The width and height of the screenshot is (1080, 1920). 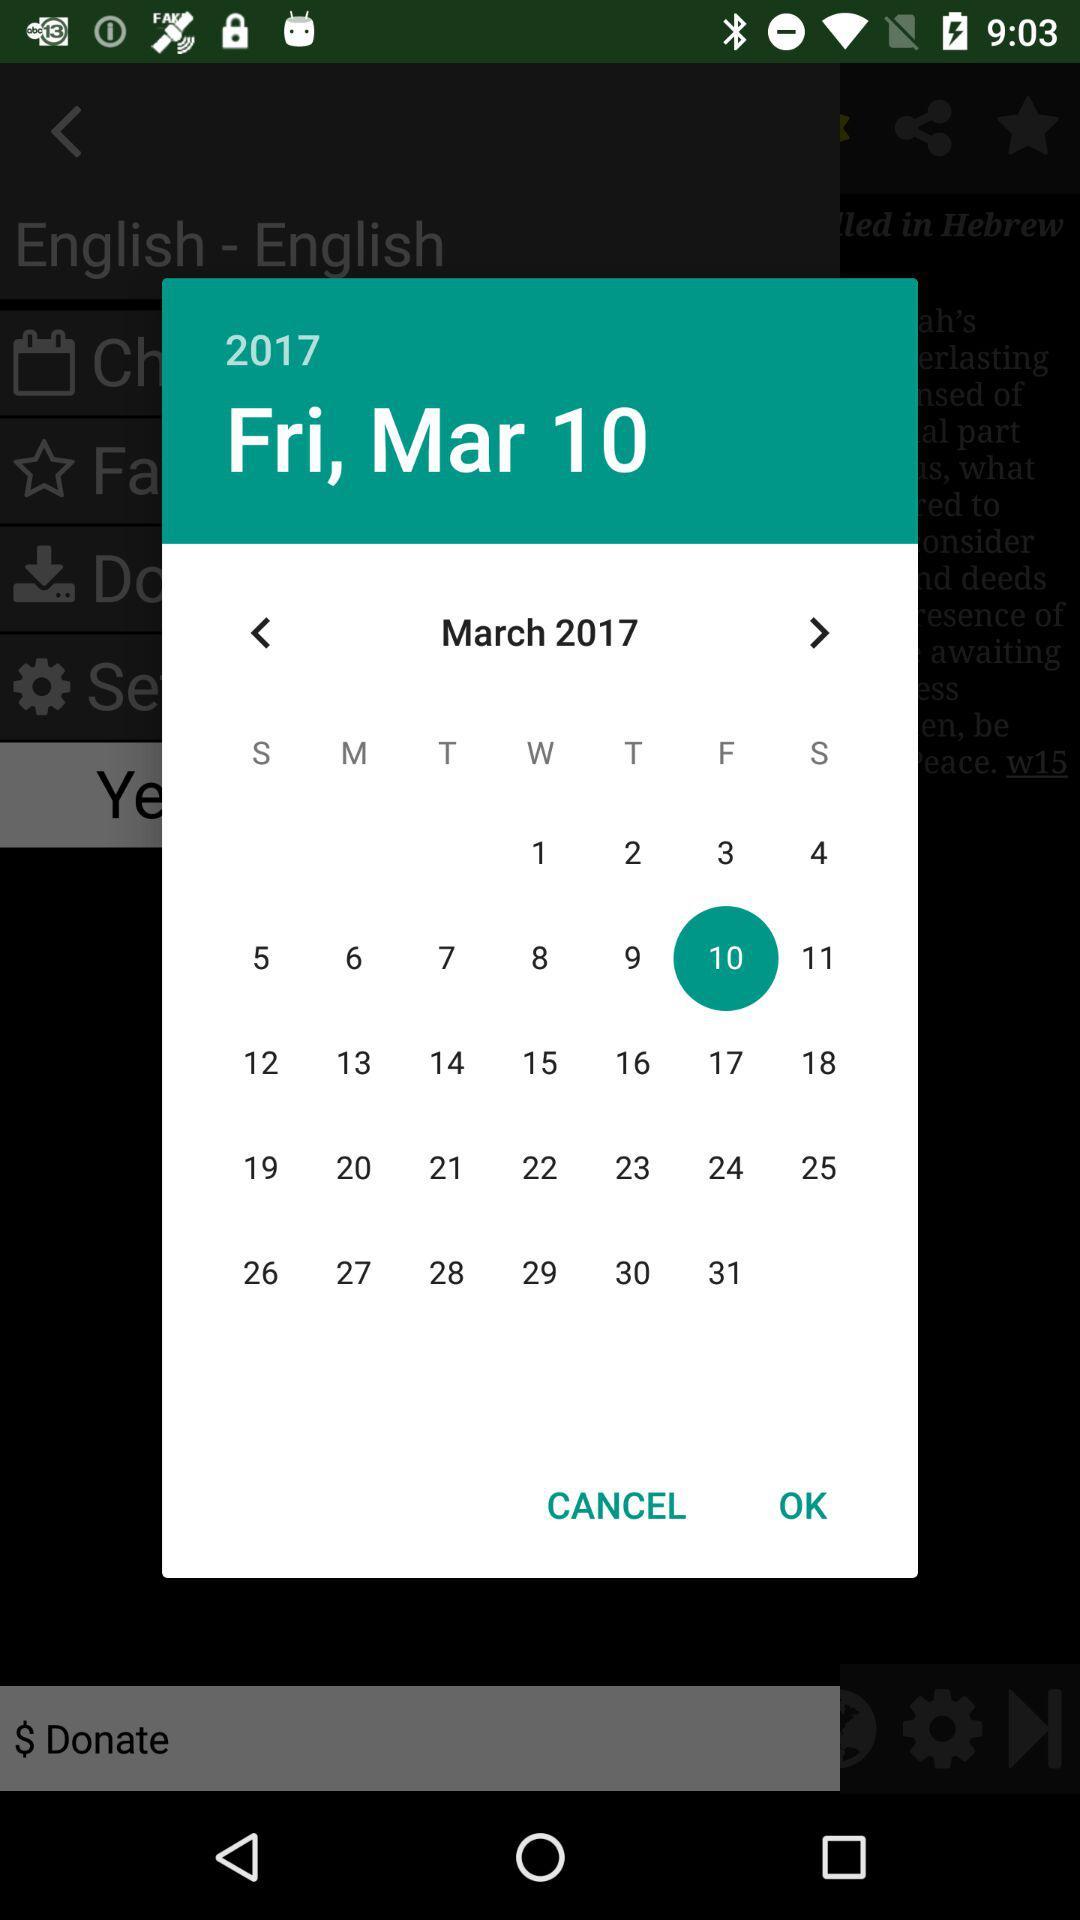 What do you see at coordinates (801, 1504) in the screenshot?
I see `the ok` at bounding box center [801, 1504].